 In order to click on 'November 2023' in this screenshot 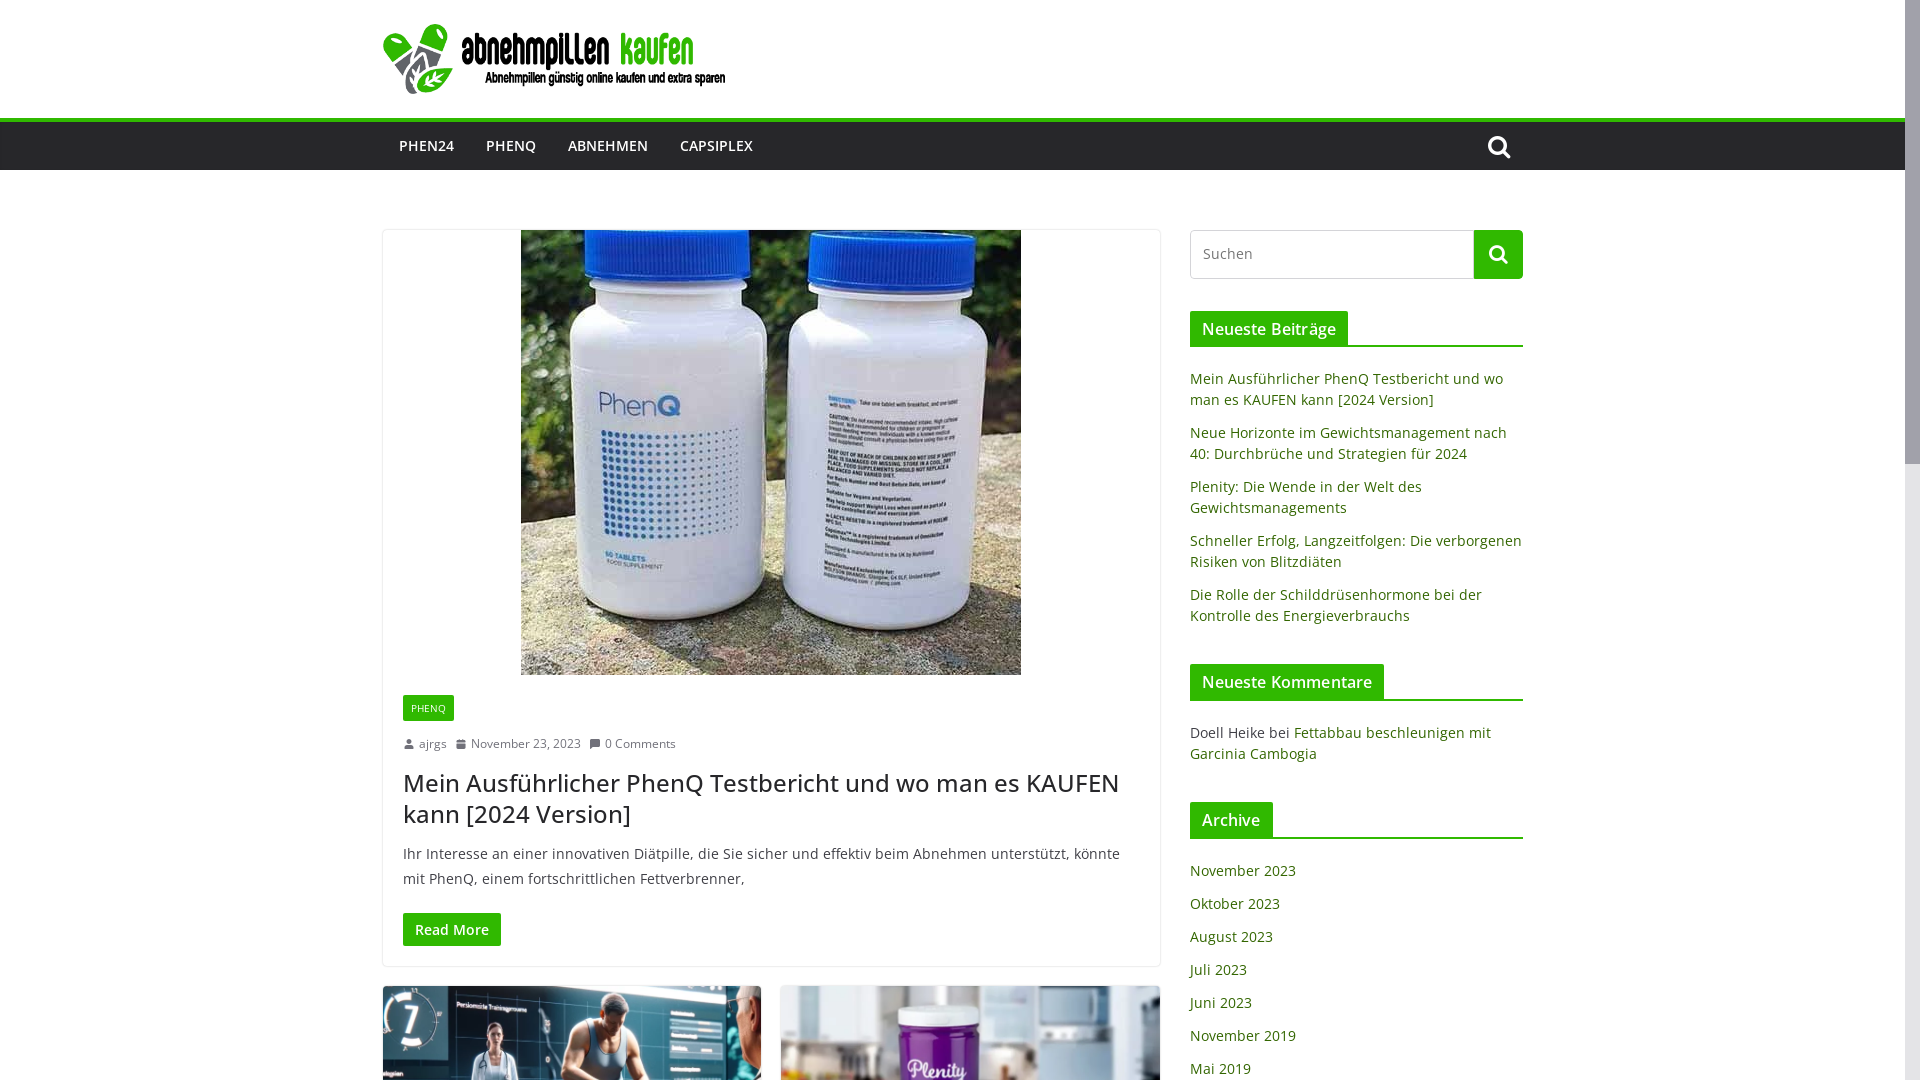, I will do `click(1242, 869)`.